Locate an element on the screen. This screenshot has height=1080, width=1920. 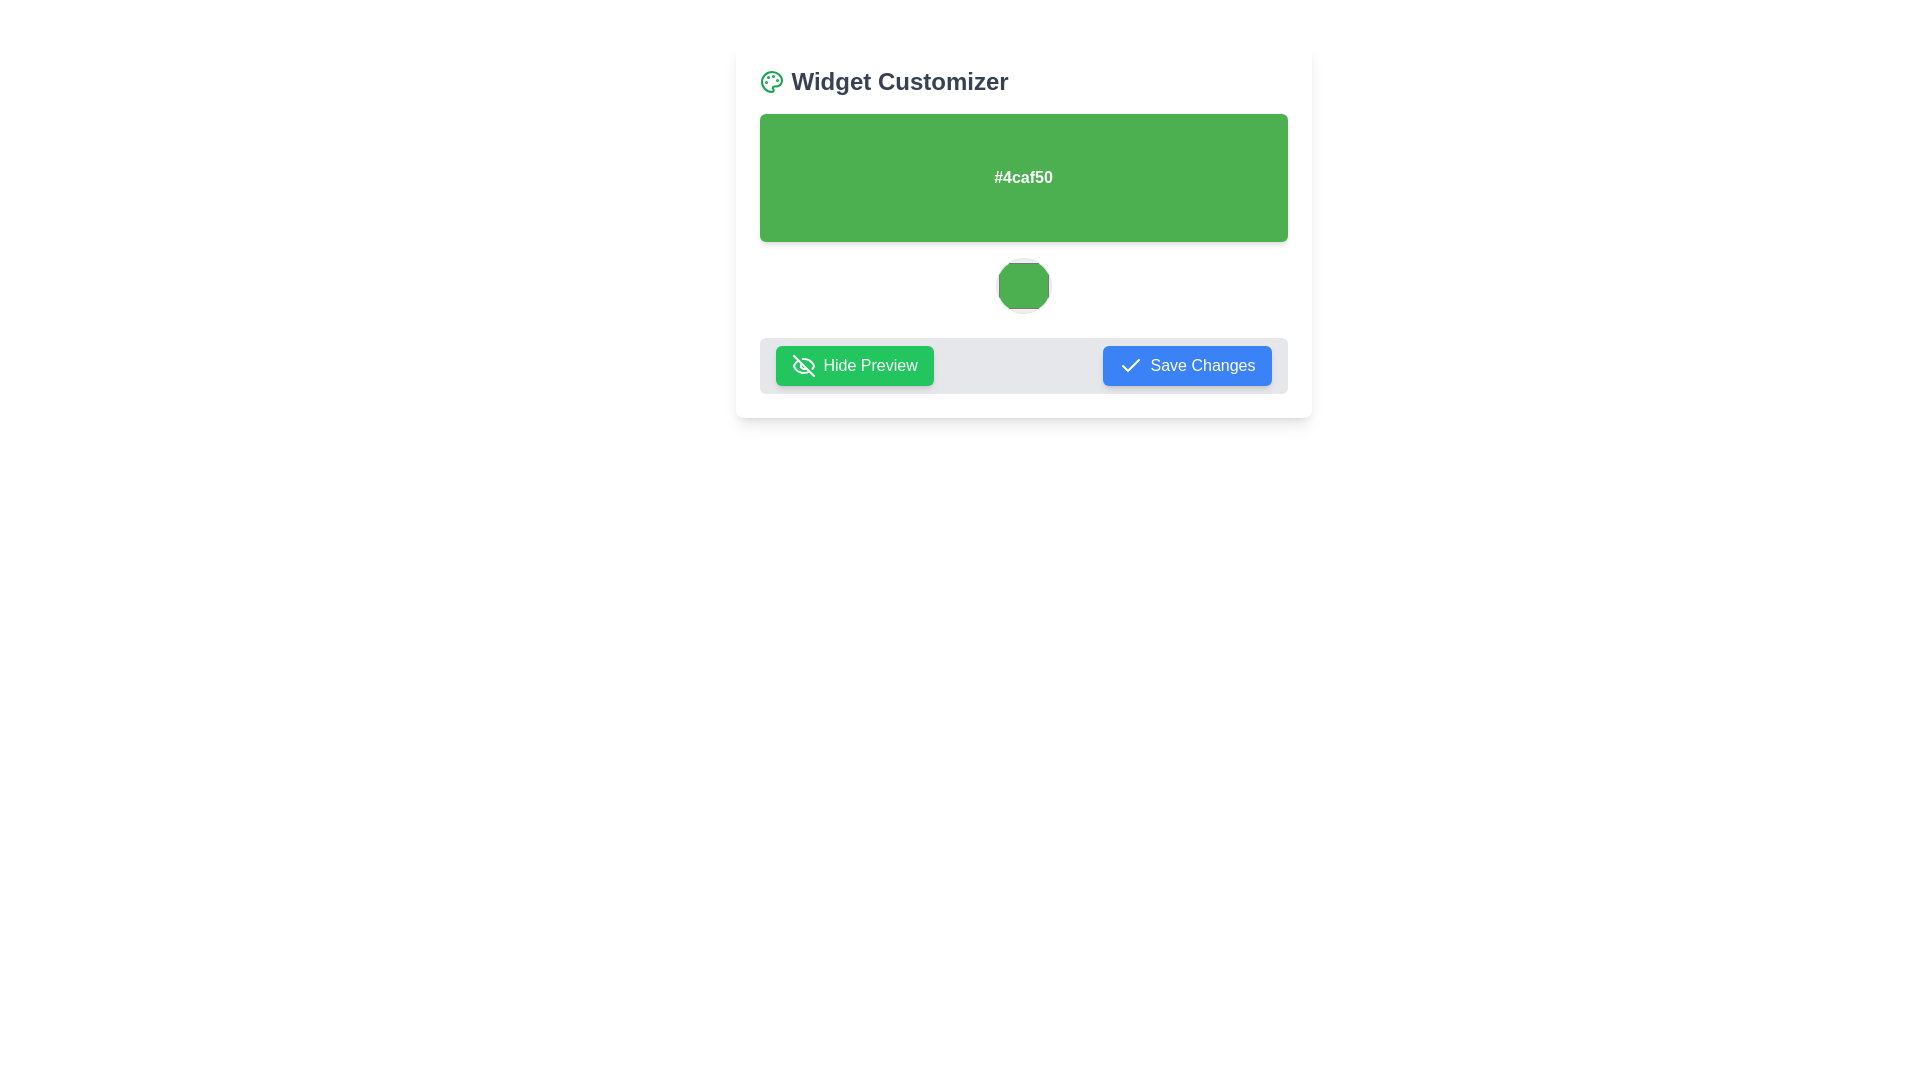
the rounded 'Save Changes' button with a checkmark icon on its left side to potentially reveal a tooltip or visual effect is located at coordinates (1186, 366).